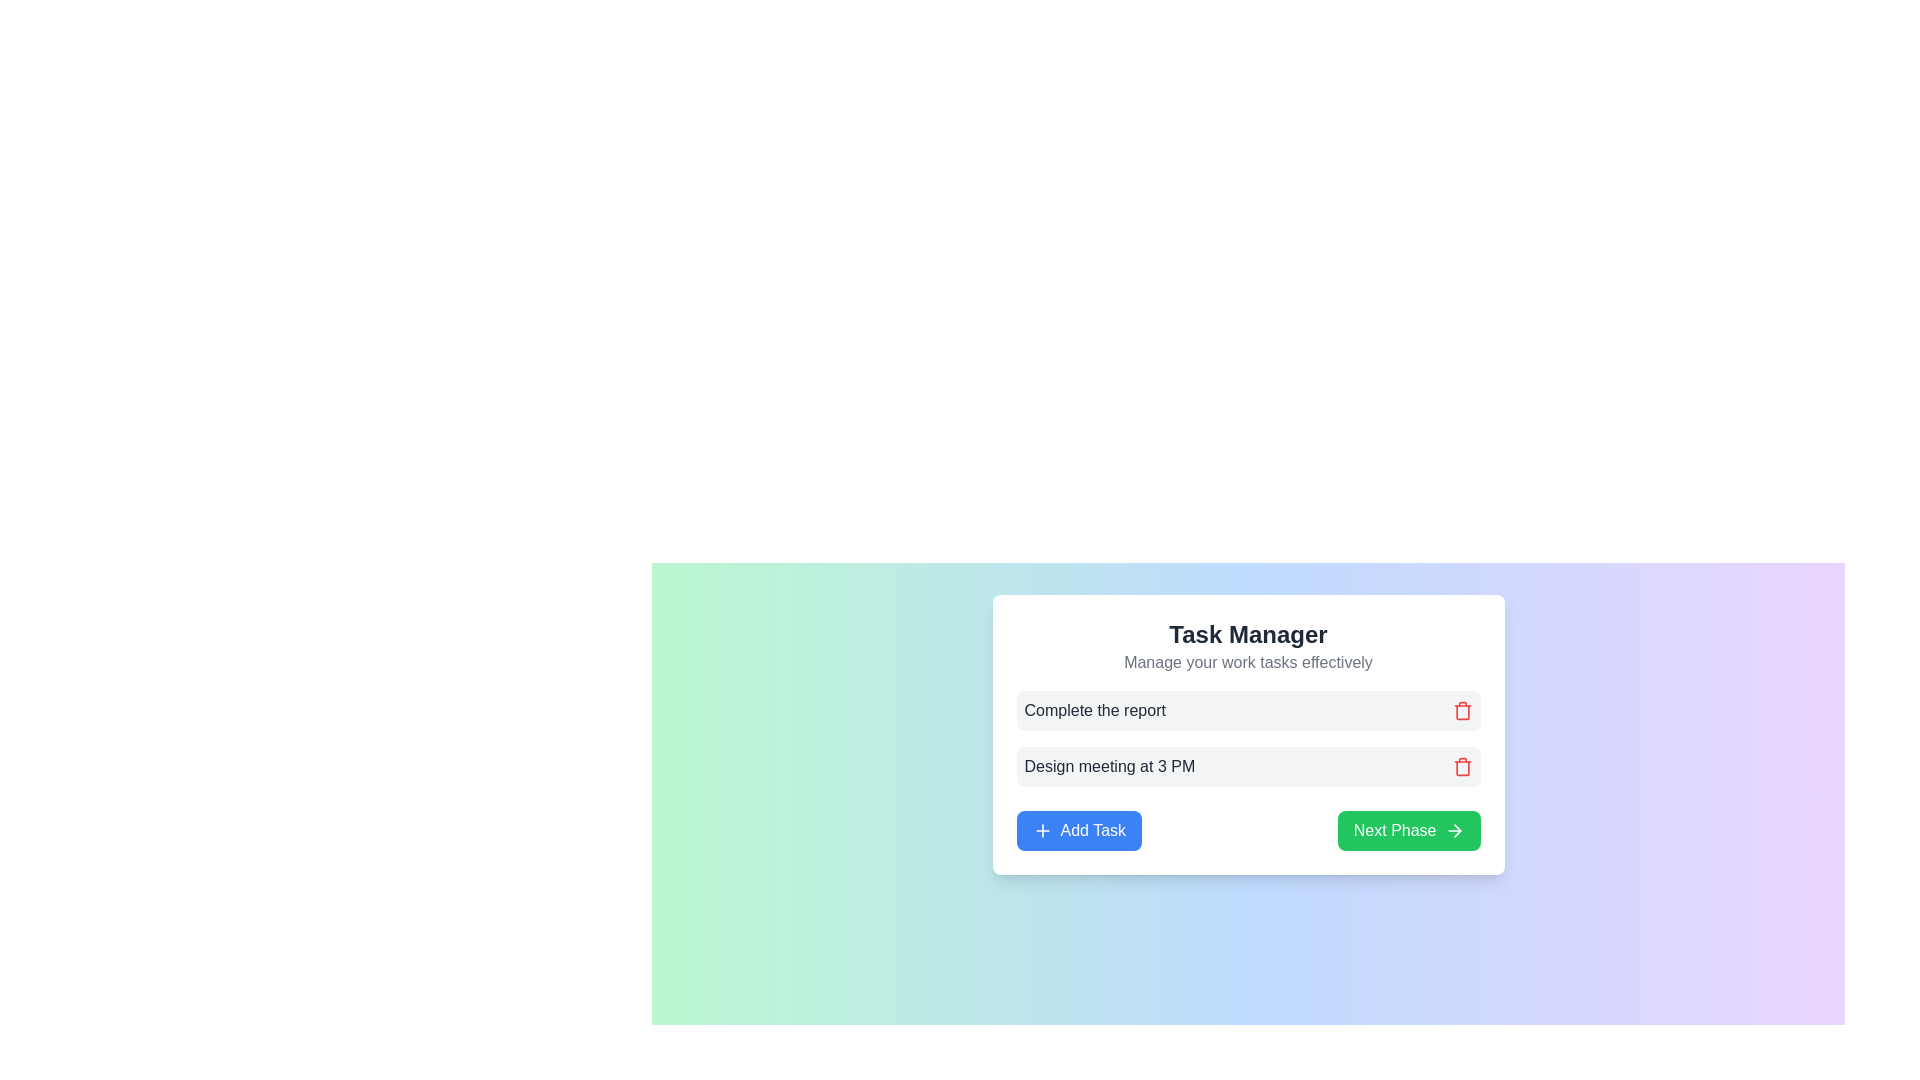  I want to click on the button located in the bottom-right corner of the task management section, so click(1408, 830).